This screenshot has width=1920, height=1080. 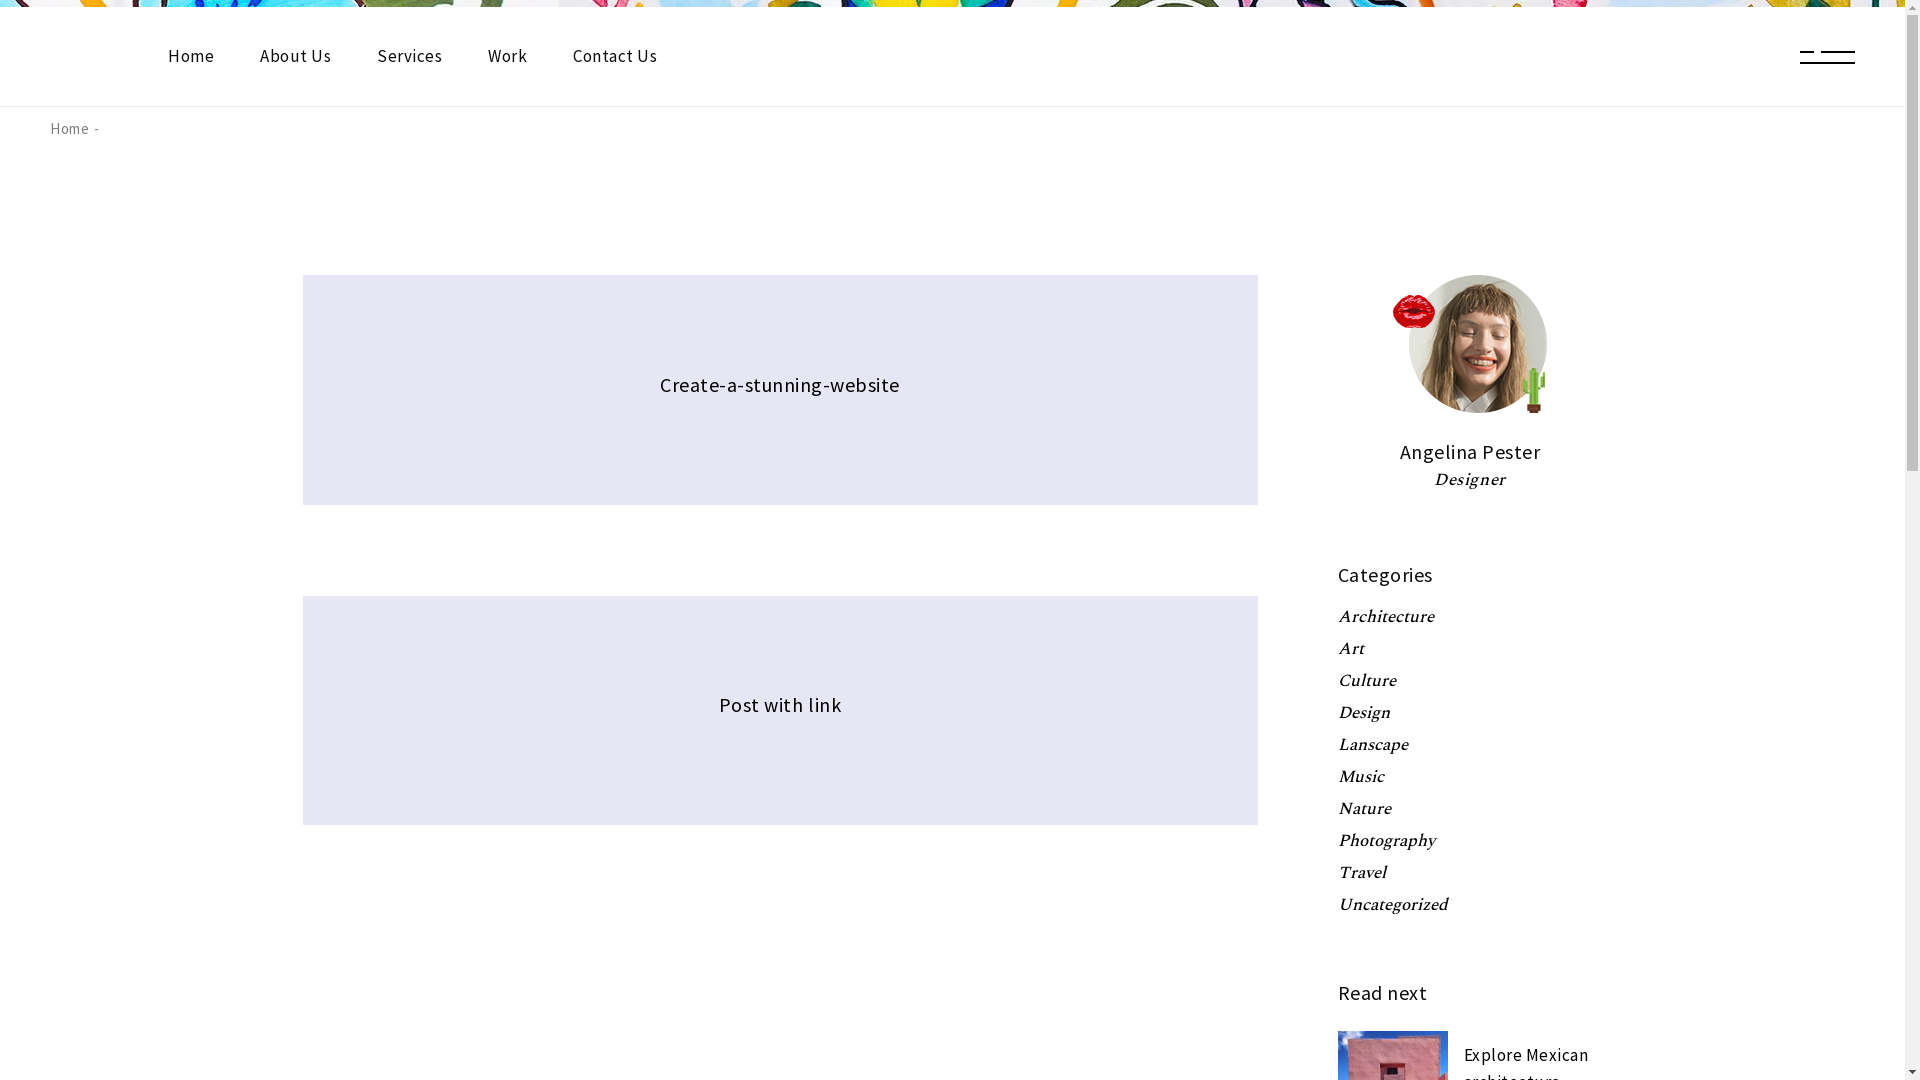 I want to click on 'Photography', so click(x=1385, y=840).